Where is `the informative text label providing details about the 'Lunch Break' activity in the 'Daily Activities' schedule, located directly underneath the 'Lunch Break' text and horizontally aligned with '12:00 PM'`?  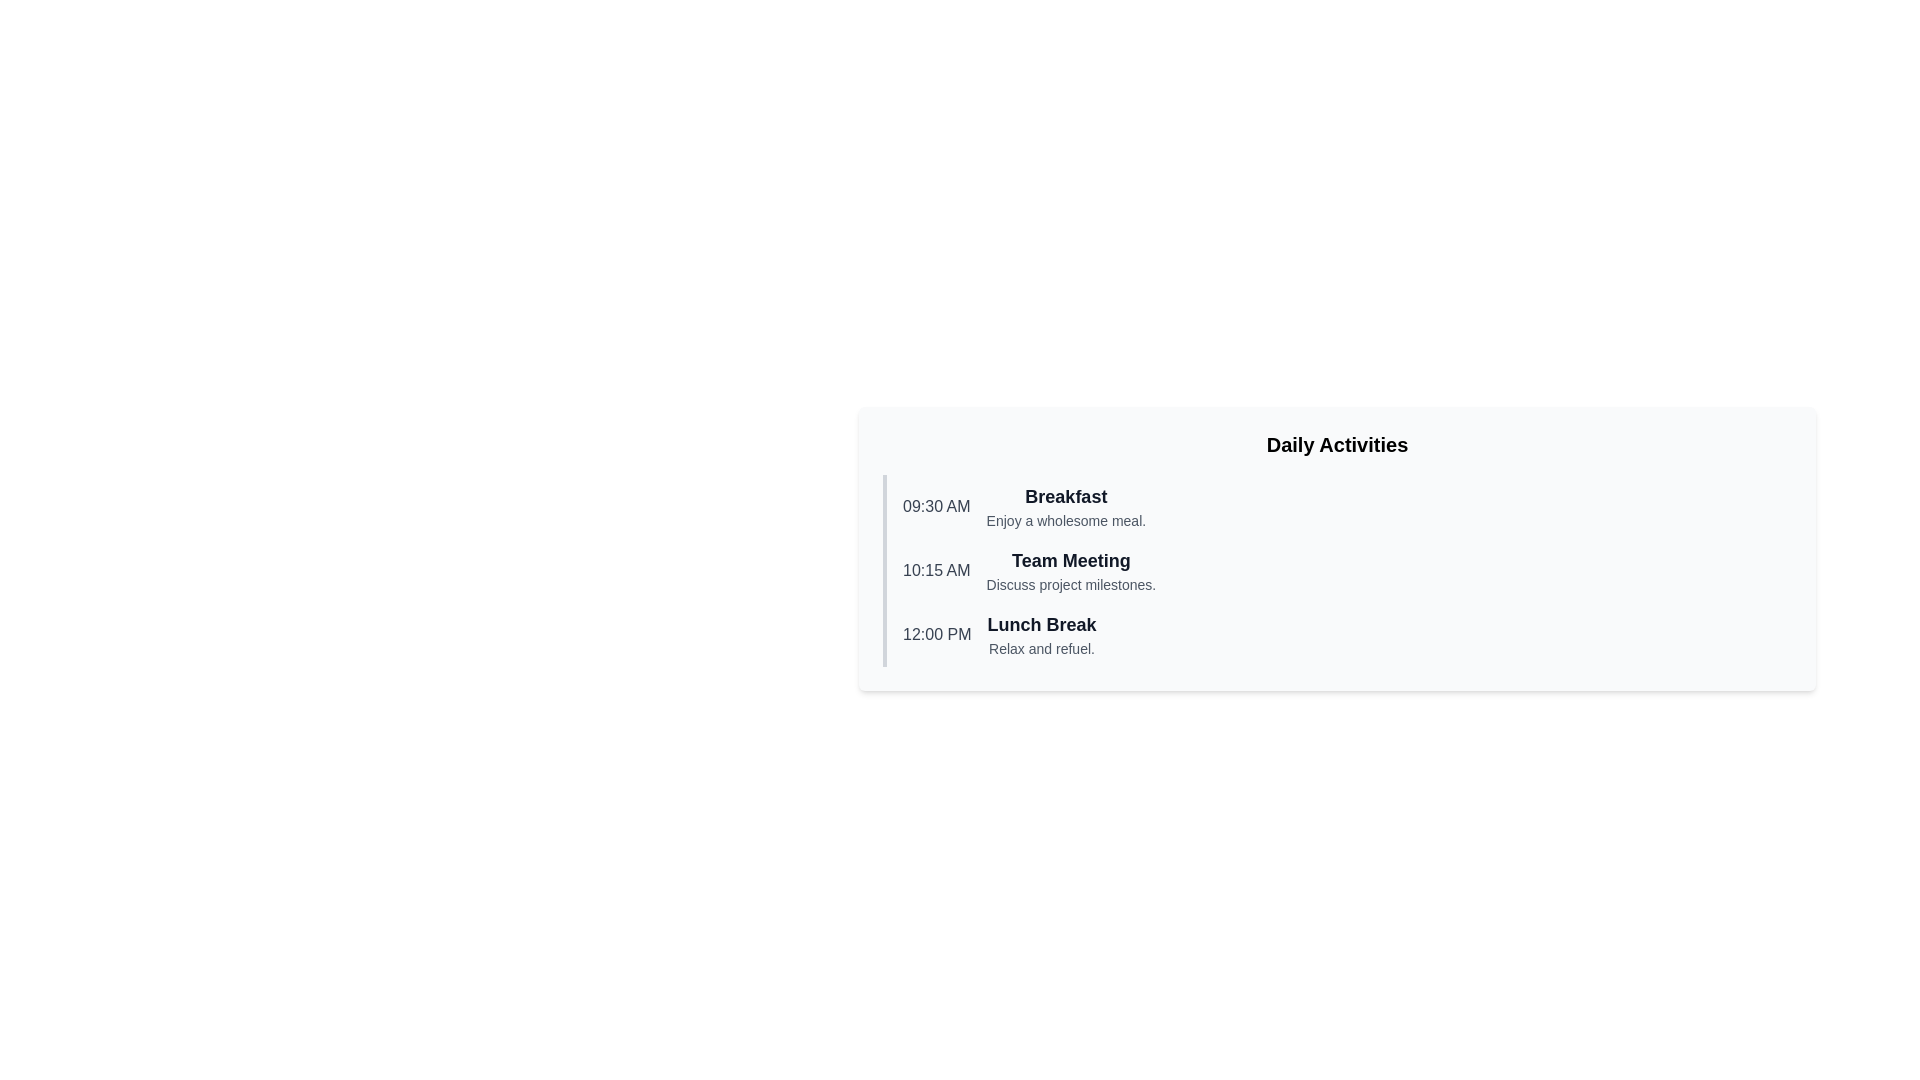 the informative text label providing details about the 'Lunch Break' activity in the 'Daily Activities' schedule, located directly underneath the 'Lunch Break' text and horizontally aligned with '12:00 PM' is located at coordinates (1040, 648).